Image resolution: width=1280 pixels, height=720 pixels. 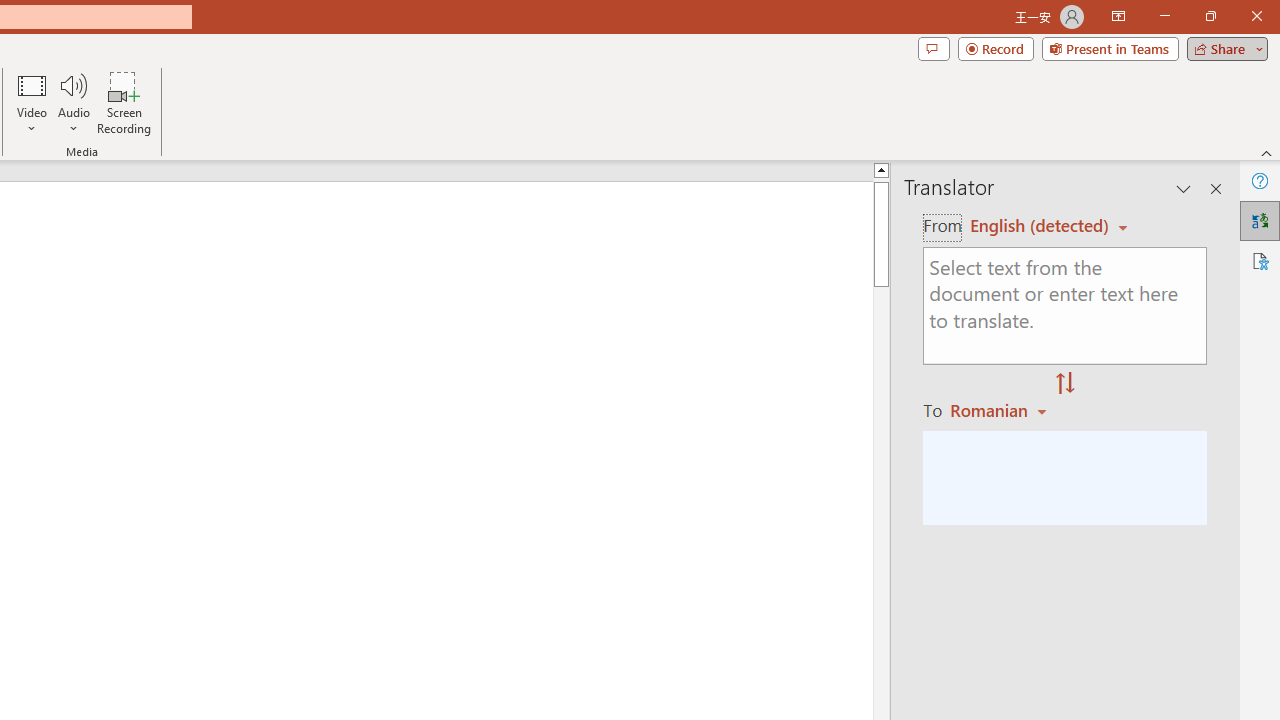 What do you see at coordinates (123, 103) in the screenshot?
I see `'Screen Recording...'` at bounding box center [123, 103].